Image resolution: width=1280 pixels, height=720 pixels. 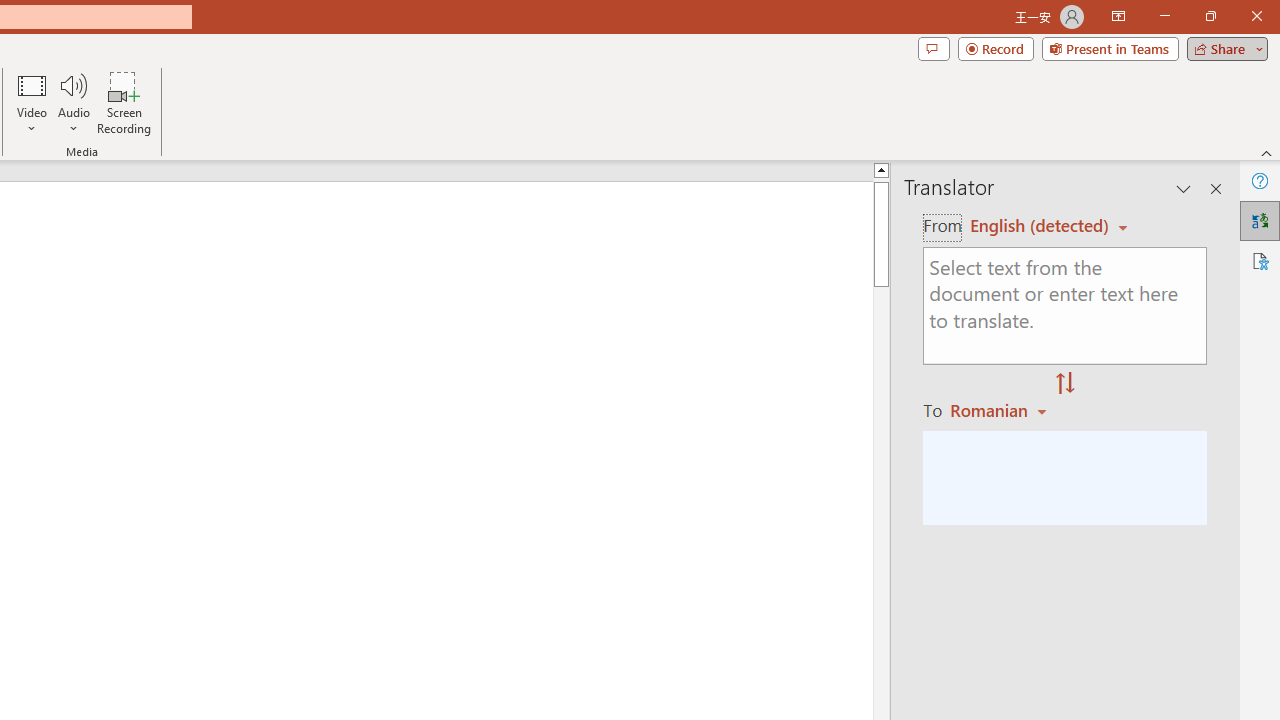 What do you see at coordinates (123, 103) in the screenshot?
I see `'Screen Recording...'` at bounding box center [123, 103].